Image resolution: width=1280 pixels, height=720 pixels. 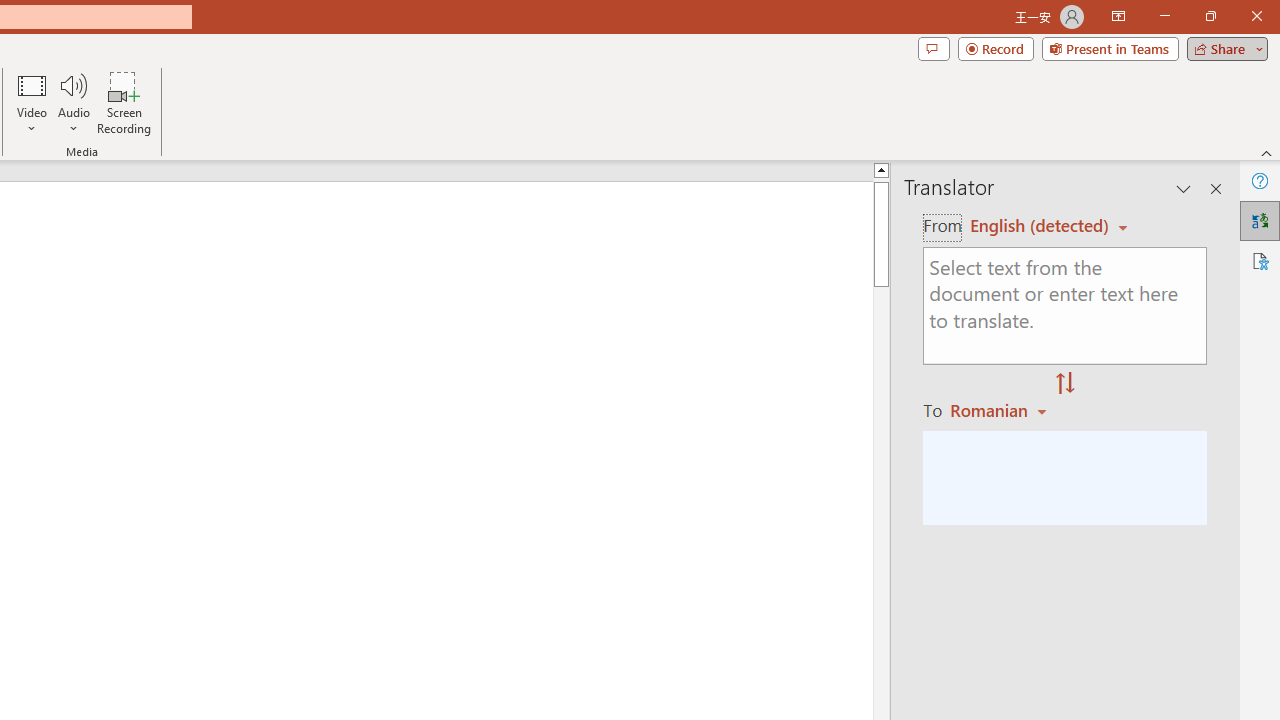 What do you see at coordinates (123, 103) in the screenshot?
I see `'Screen Recording...'` at bounding box center [123, 103].